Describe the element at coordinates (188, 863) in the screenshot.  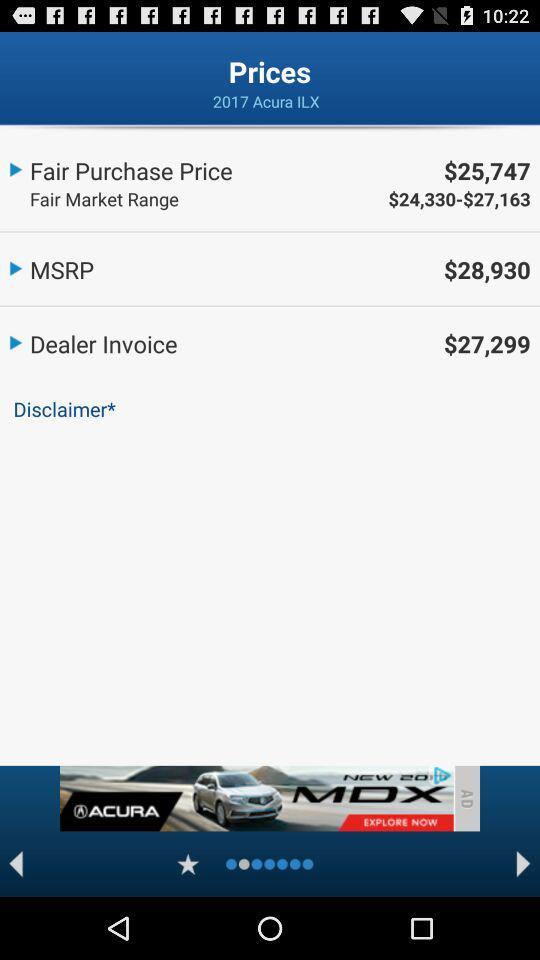
I see `advertising star option` at that location.